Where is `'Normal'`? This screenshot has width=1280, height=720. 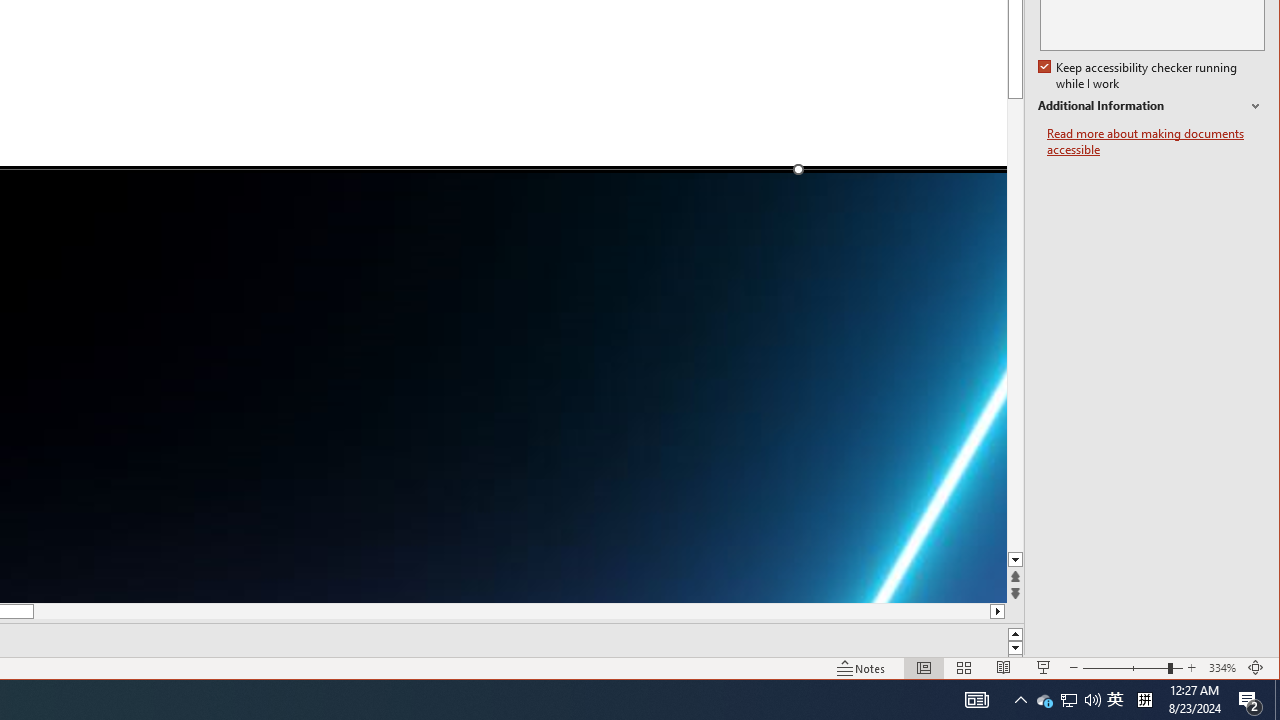 'Normal' is located at coordinates (923, 668).